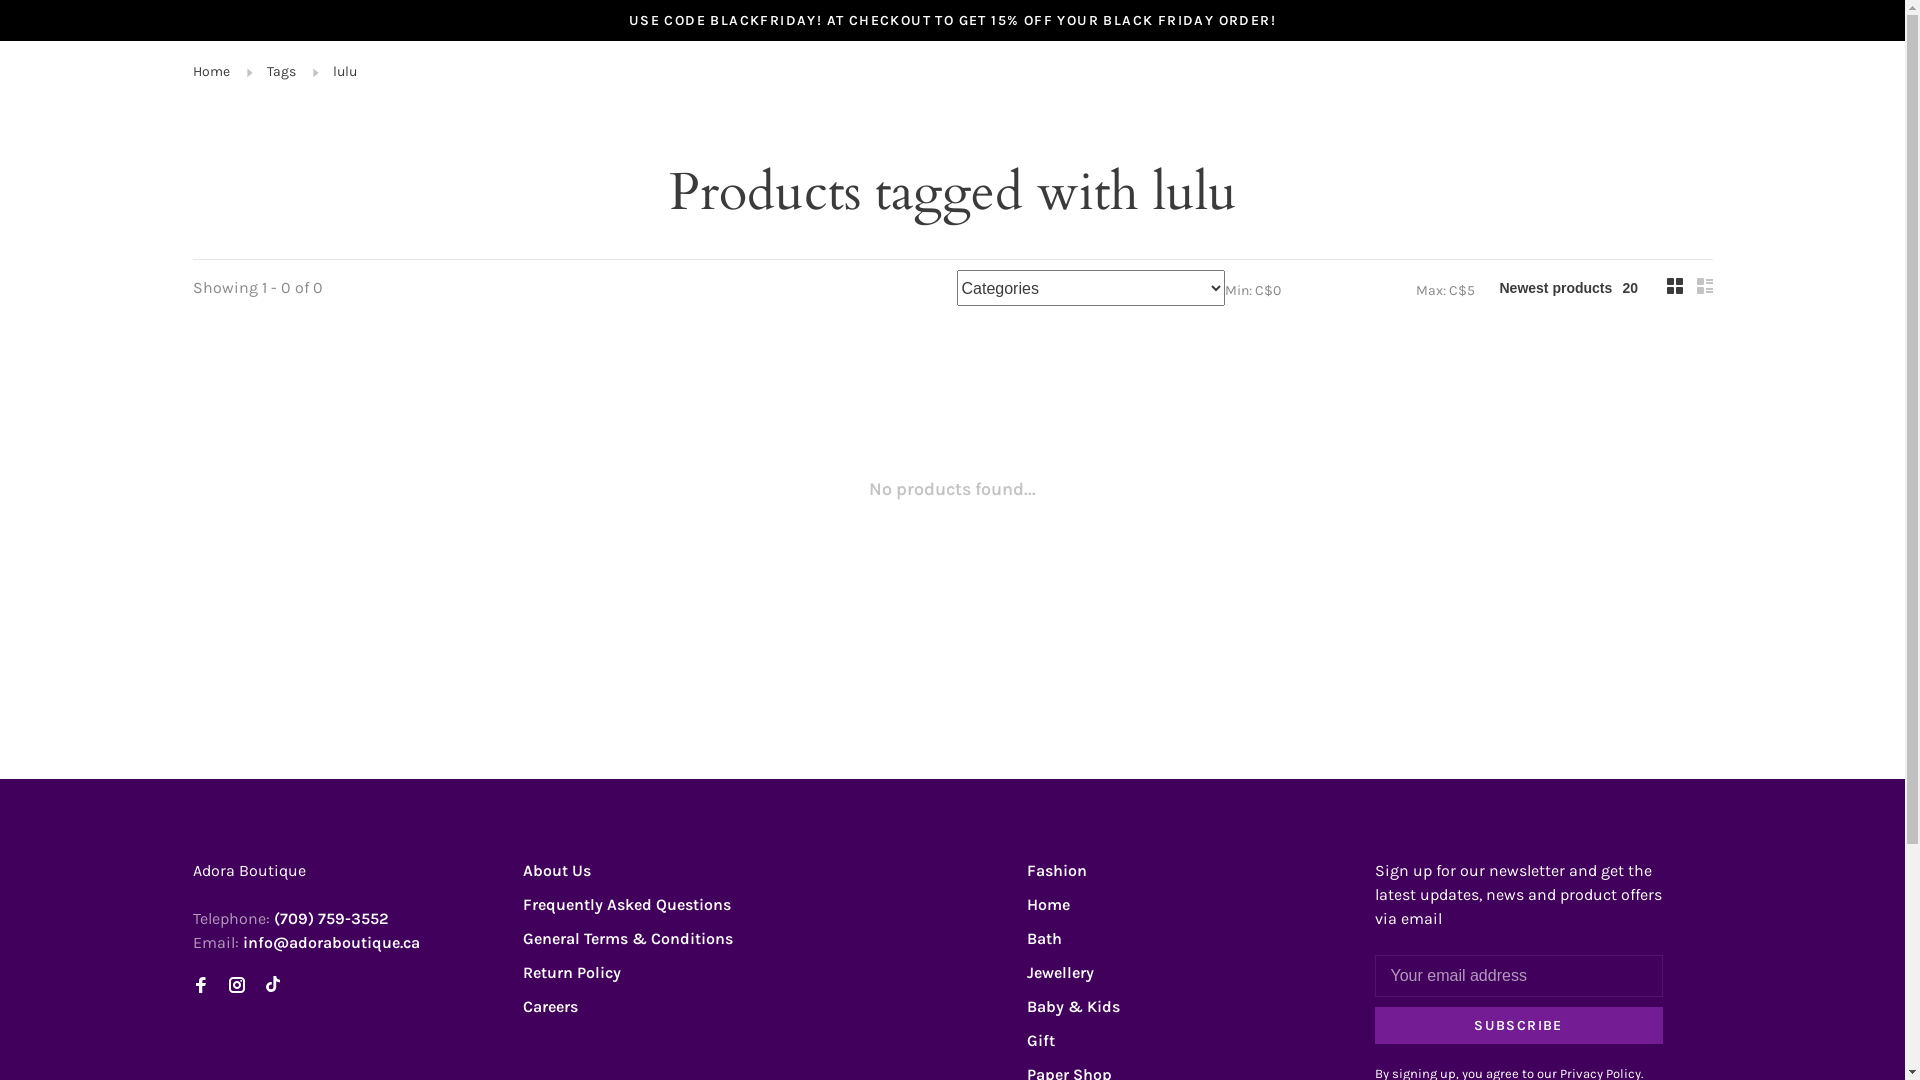 The image size is (1920, 1080). What do you see at coordinates (624, 904) in the screenshot?
I see `'Frequently Asked Questions'` at bounding box center [624, 904].